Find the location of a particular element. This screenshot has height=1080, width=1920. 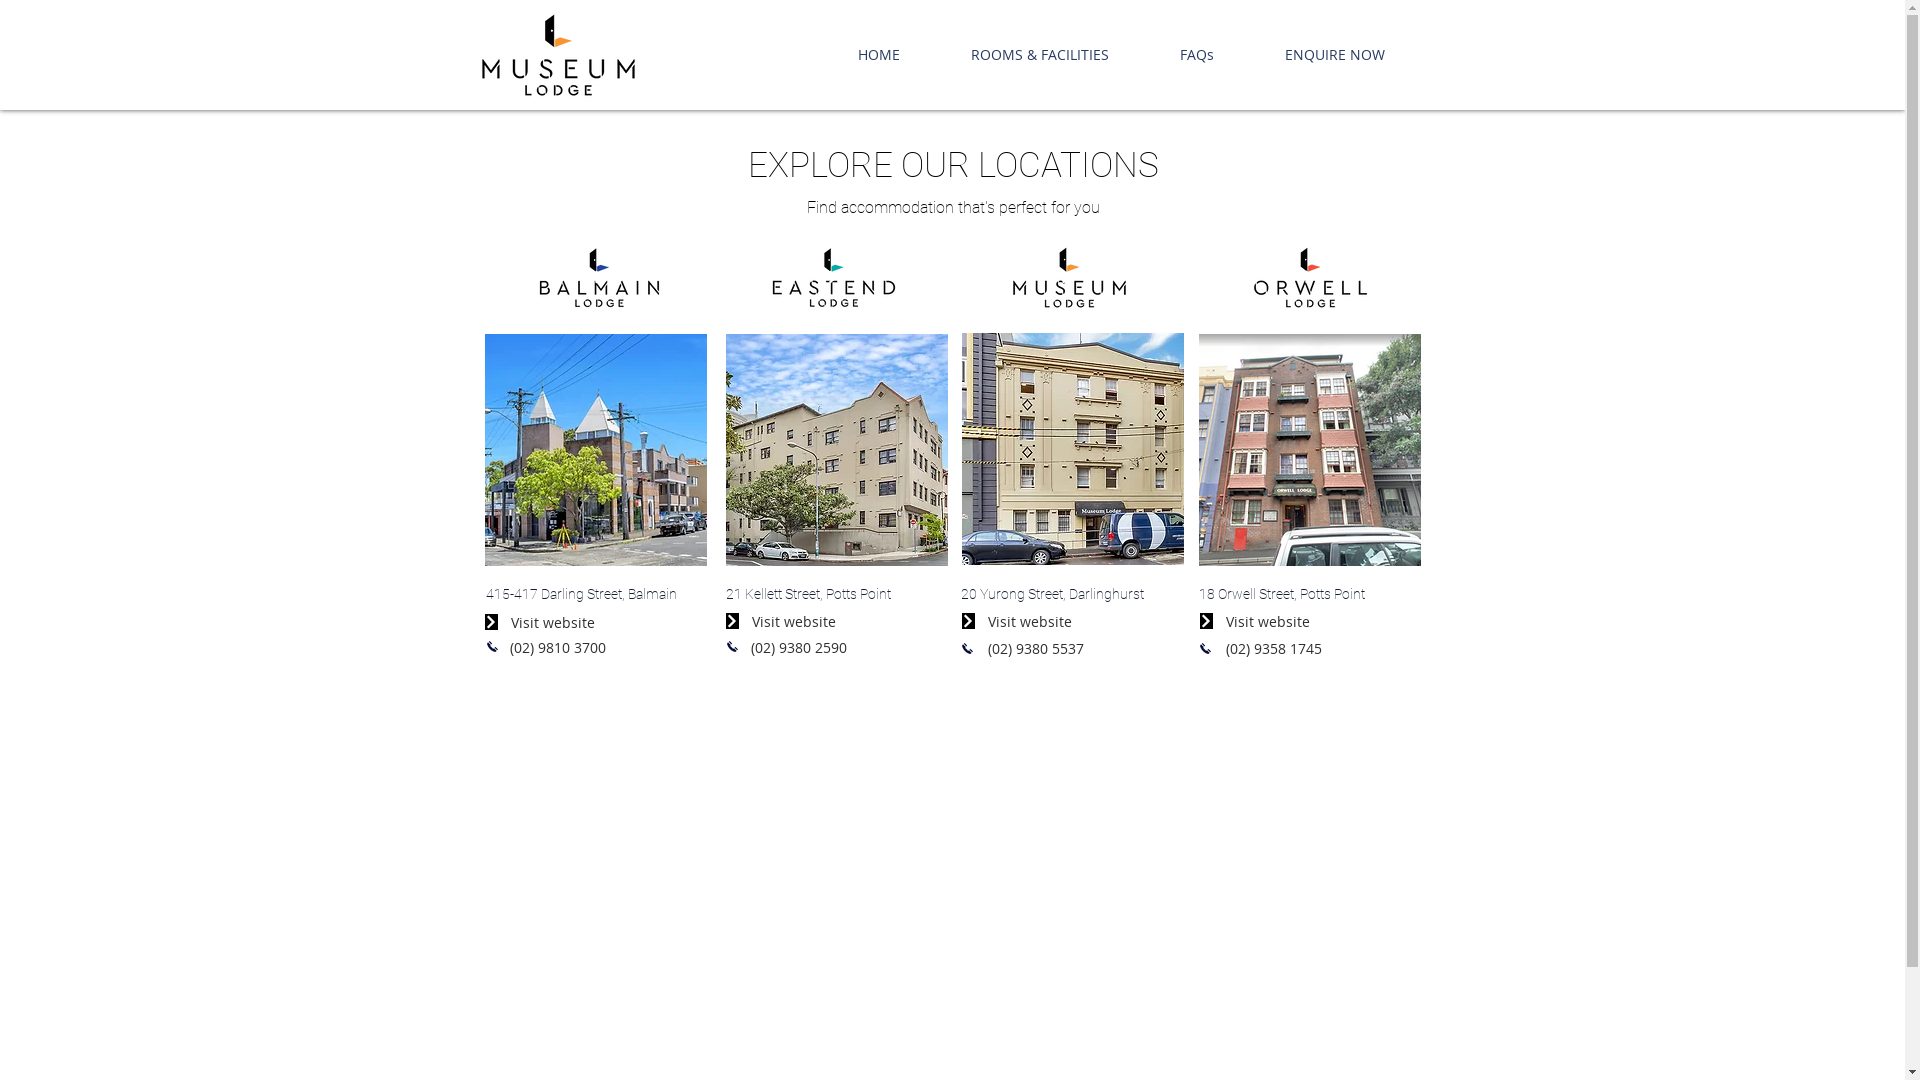

'Eastend-Lodge-Pos.png' is located at coordinates (833, 276).